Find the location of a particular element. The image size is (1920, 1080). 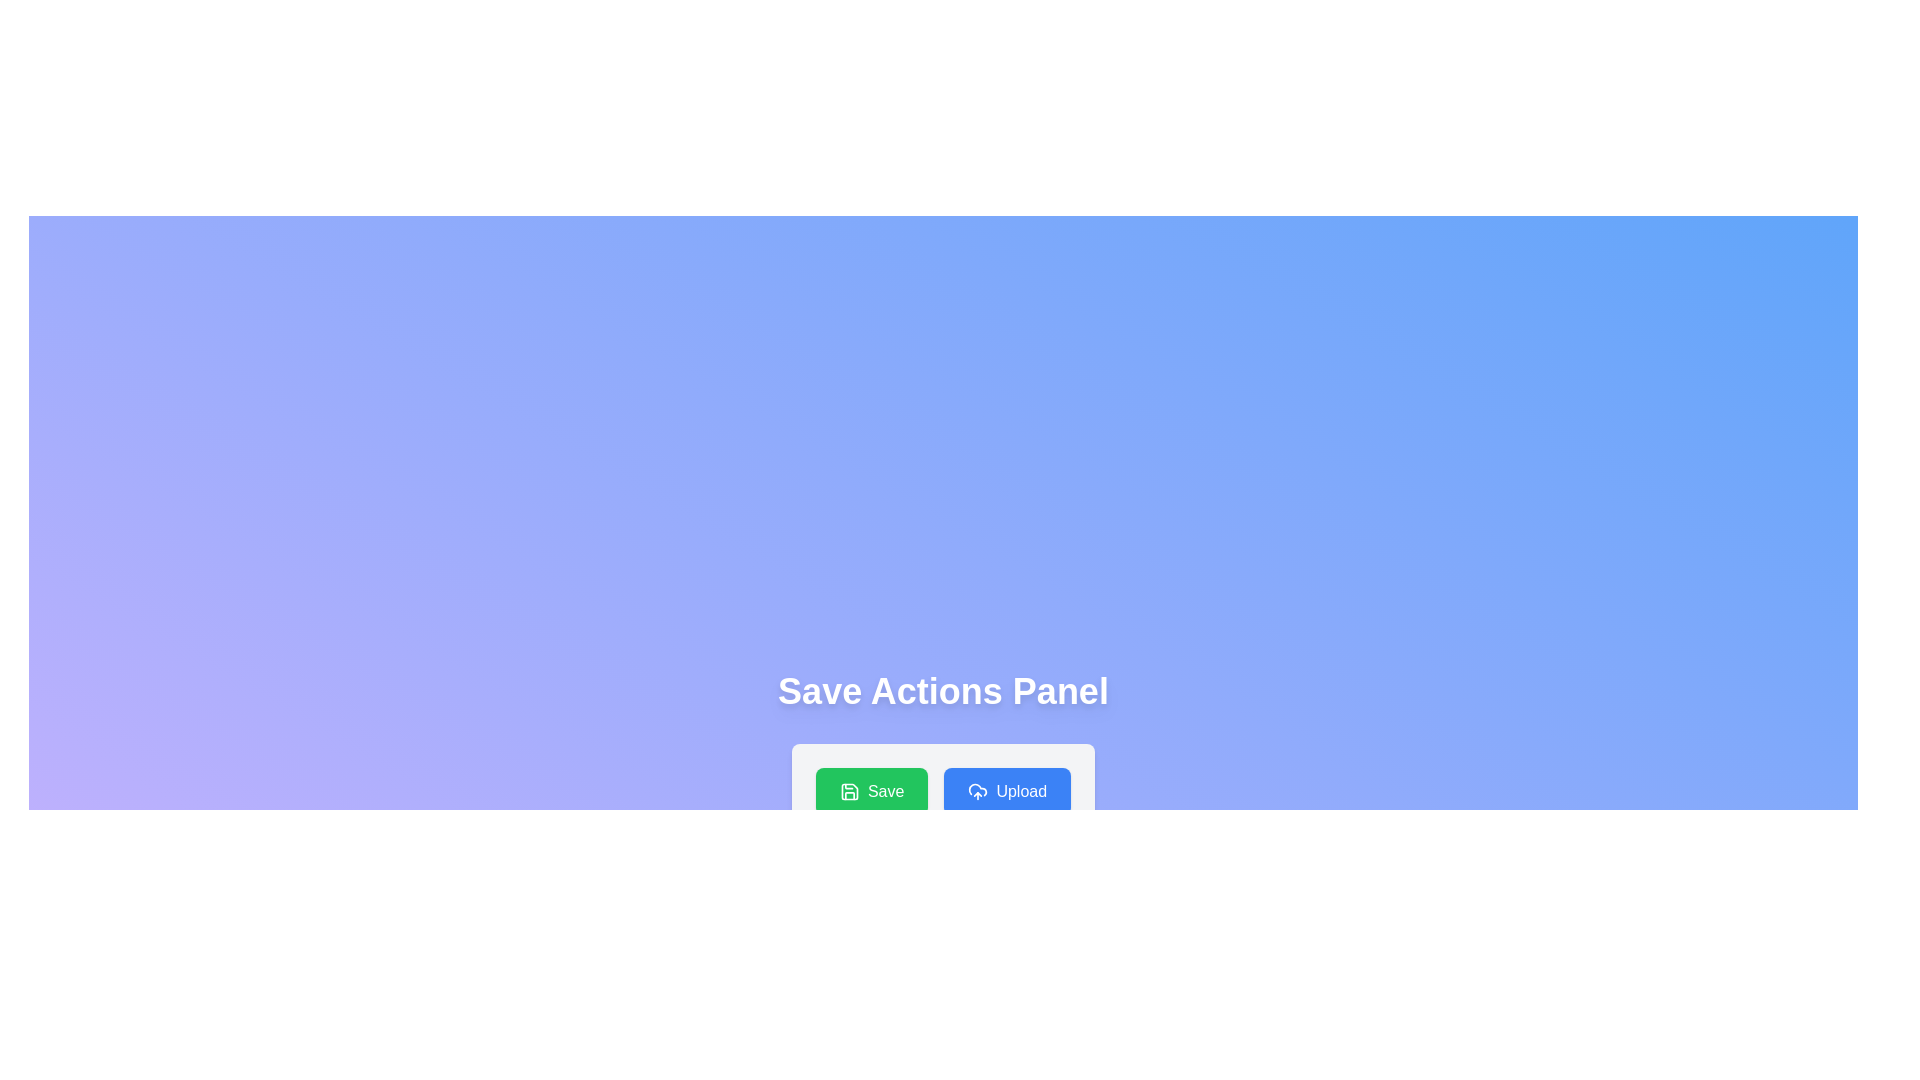

the upload button located to the right of the green 'Save' button in the 'Save Actions Panel' to initiate the upload process is located at coordinates (1007, 790).